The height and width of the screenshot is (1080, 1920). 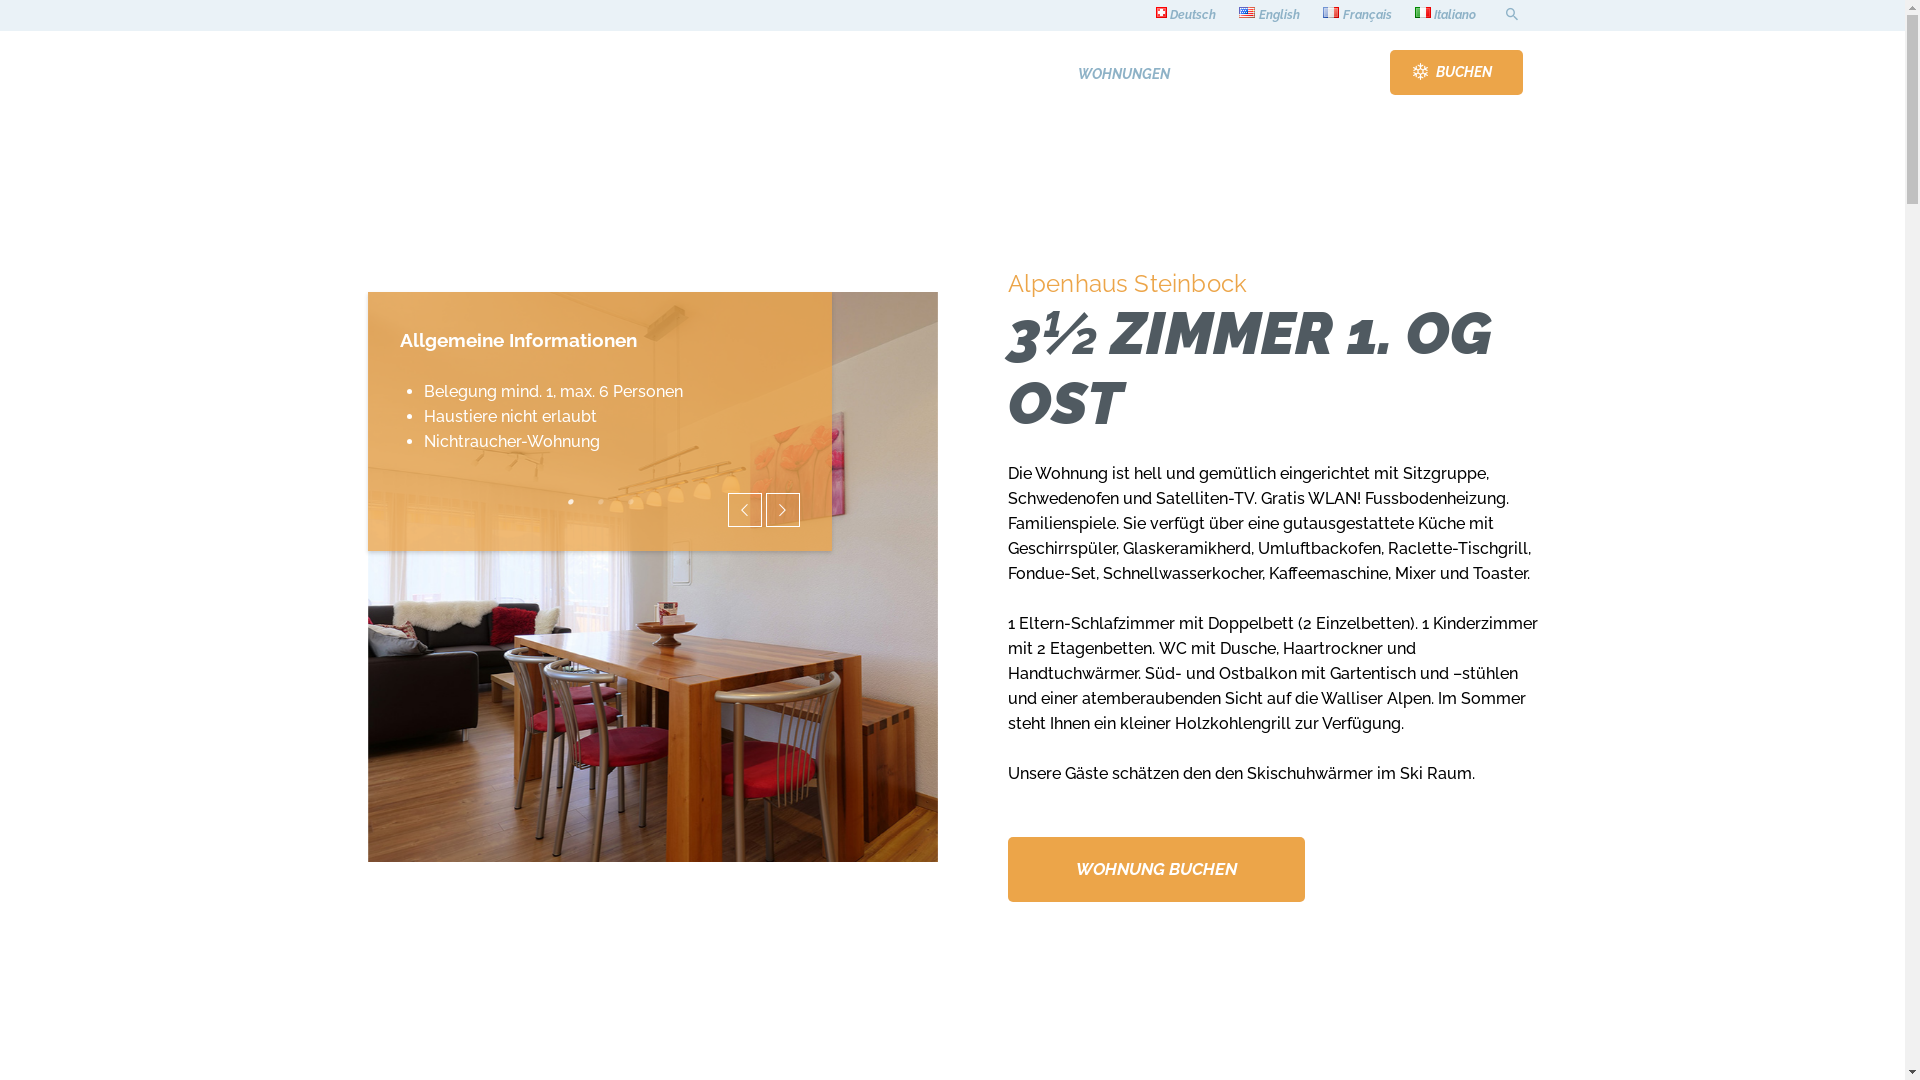 What do you see at coordinates (1143, 15) in the screenshot?
I see `'Deutsch'` at bounding box center [1143, 15].